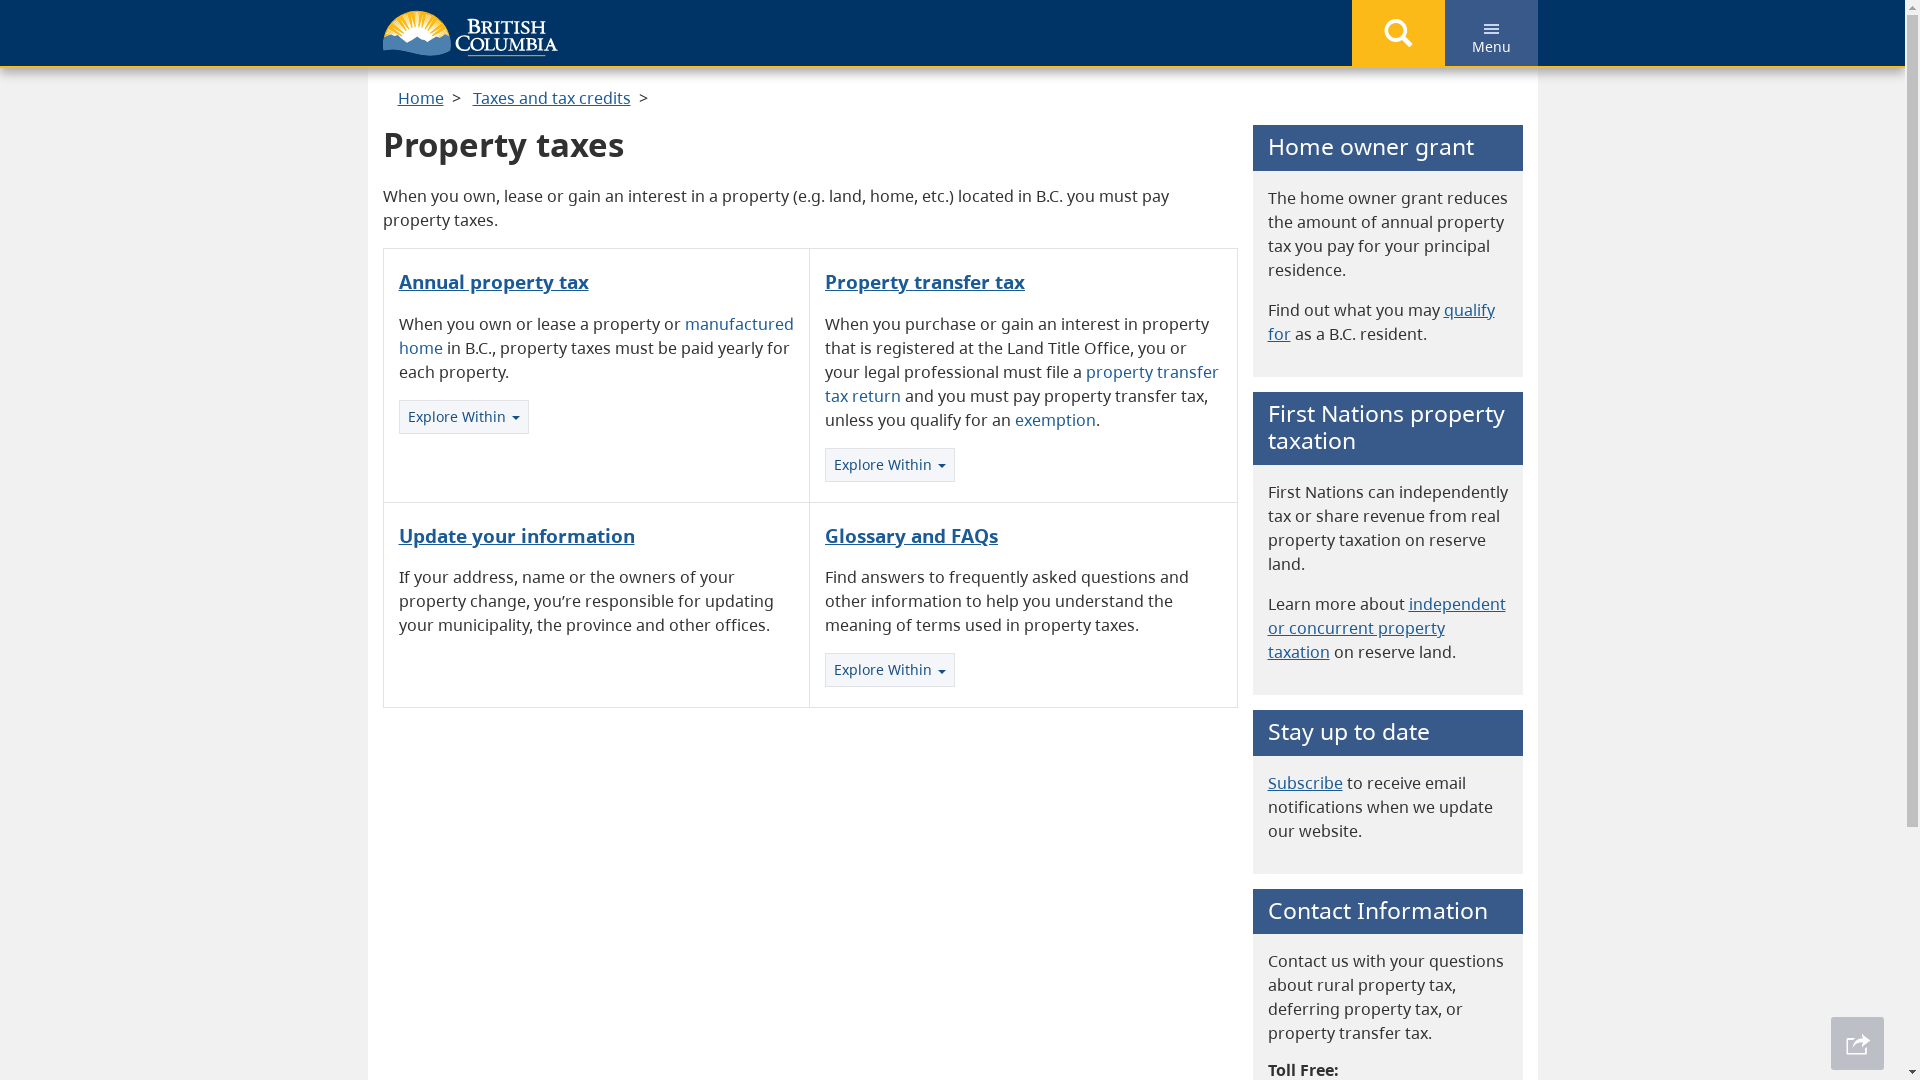 This screenshot has height=1080, width=1920. I want to click on 'exemption', so click(1014, 419).